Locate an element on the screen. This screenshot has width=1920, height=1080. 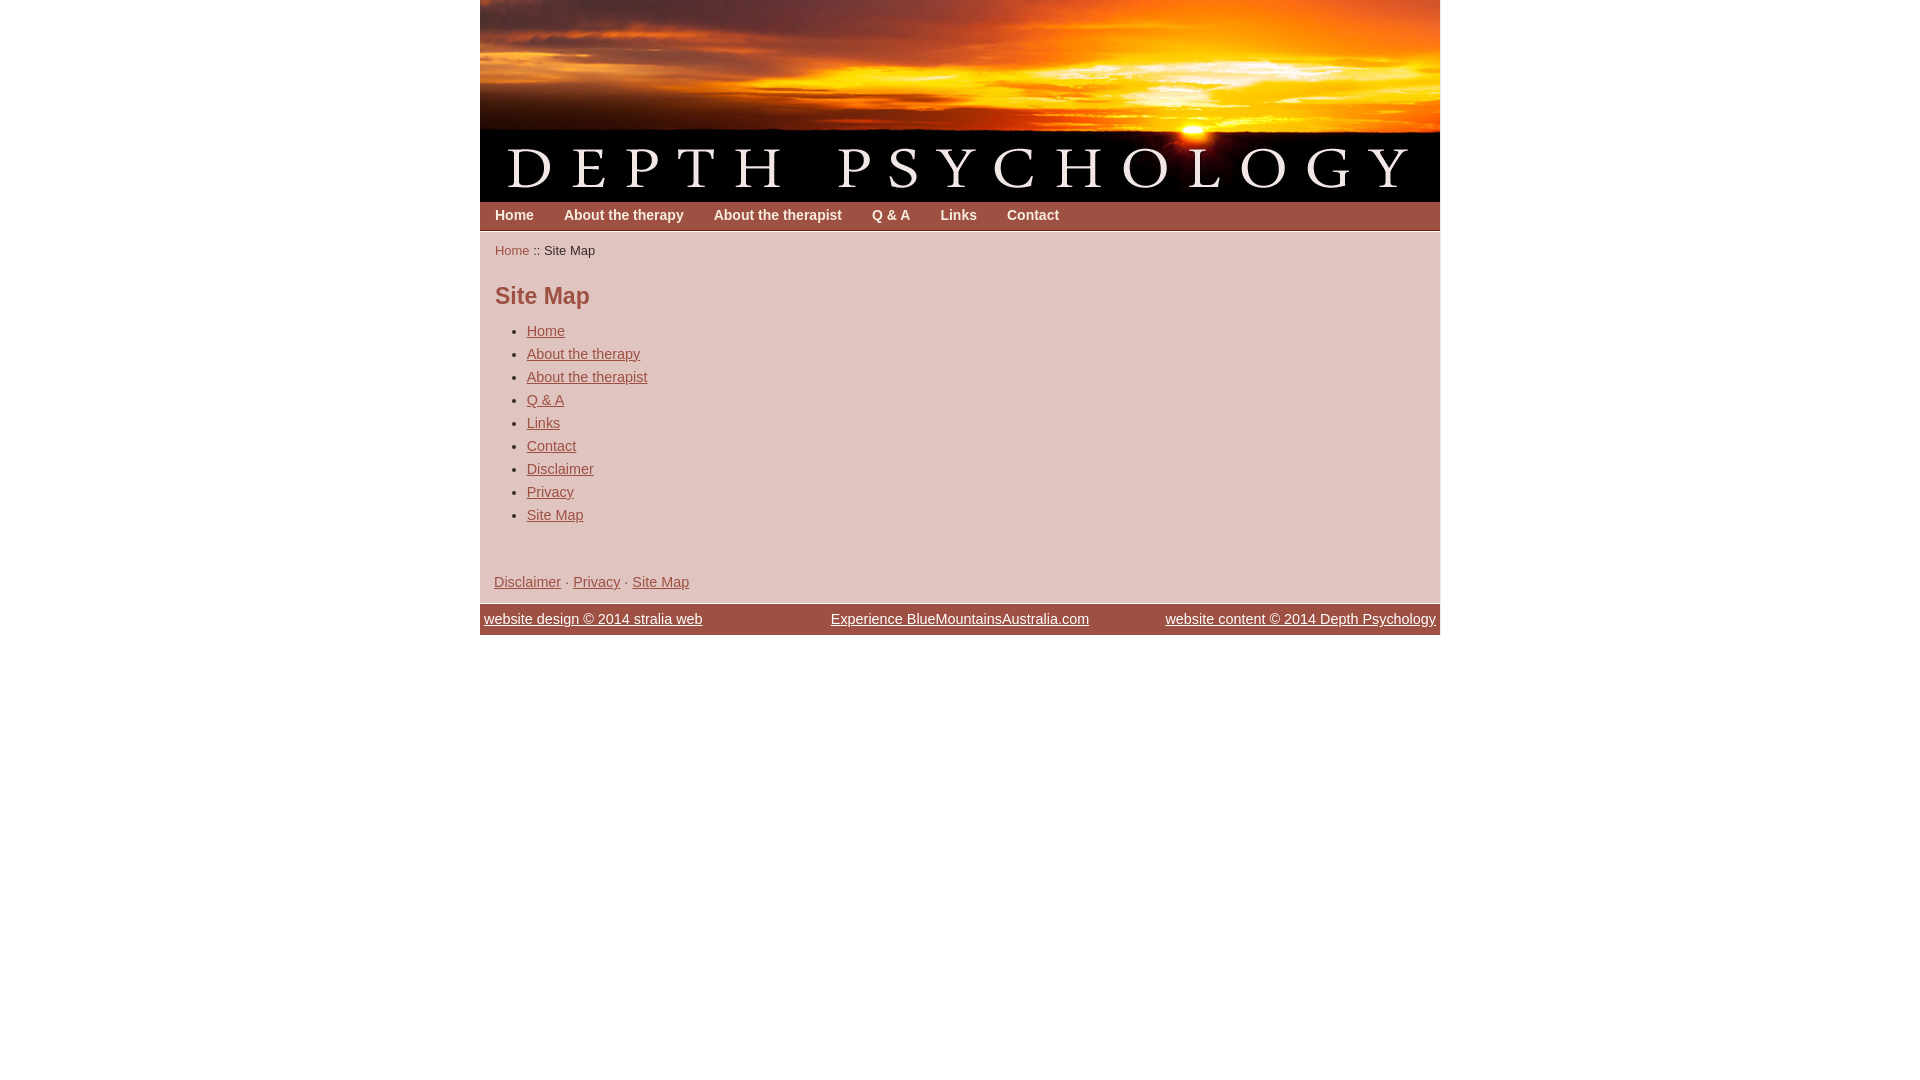
'About the therapy' is located at coordinates (623, 215).